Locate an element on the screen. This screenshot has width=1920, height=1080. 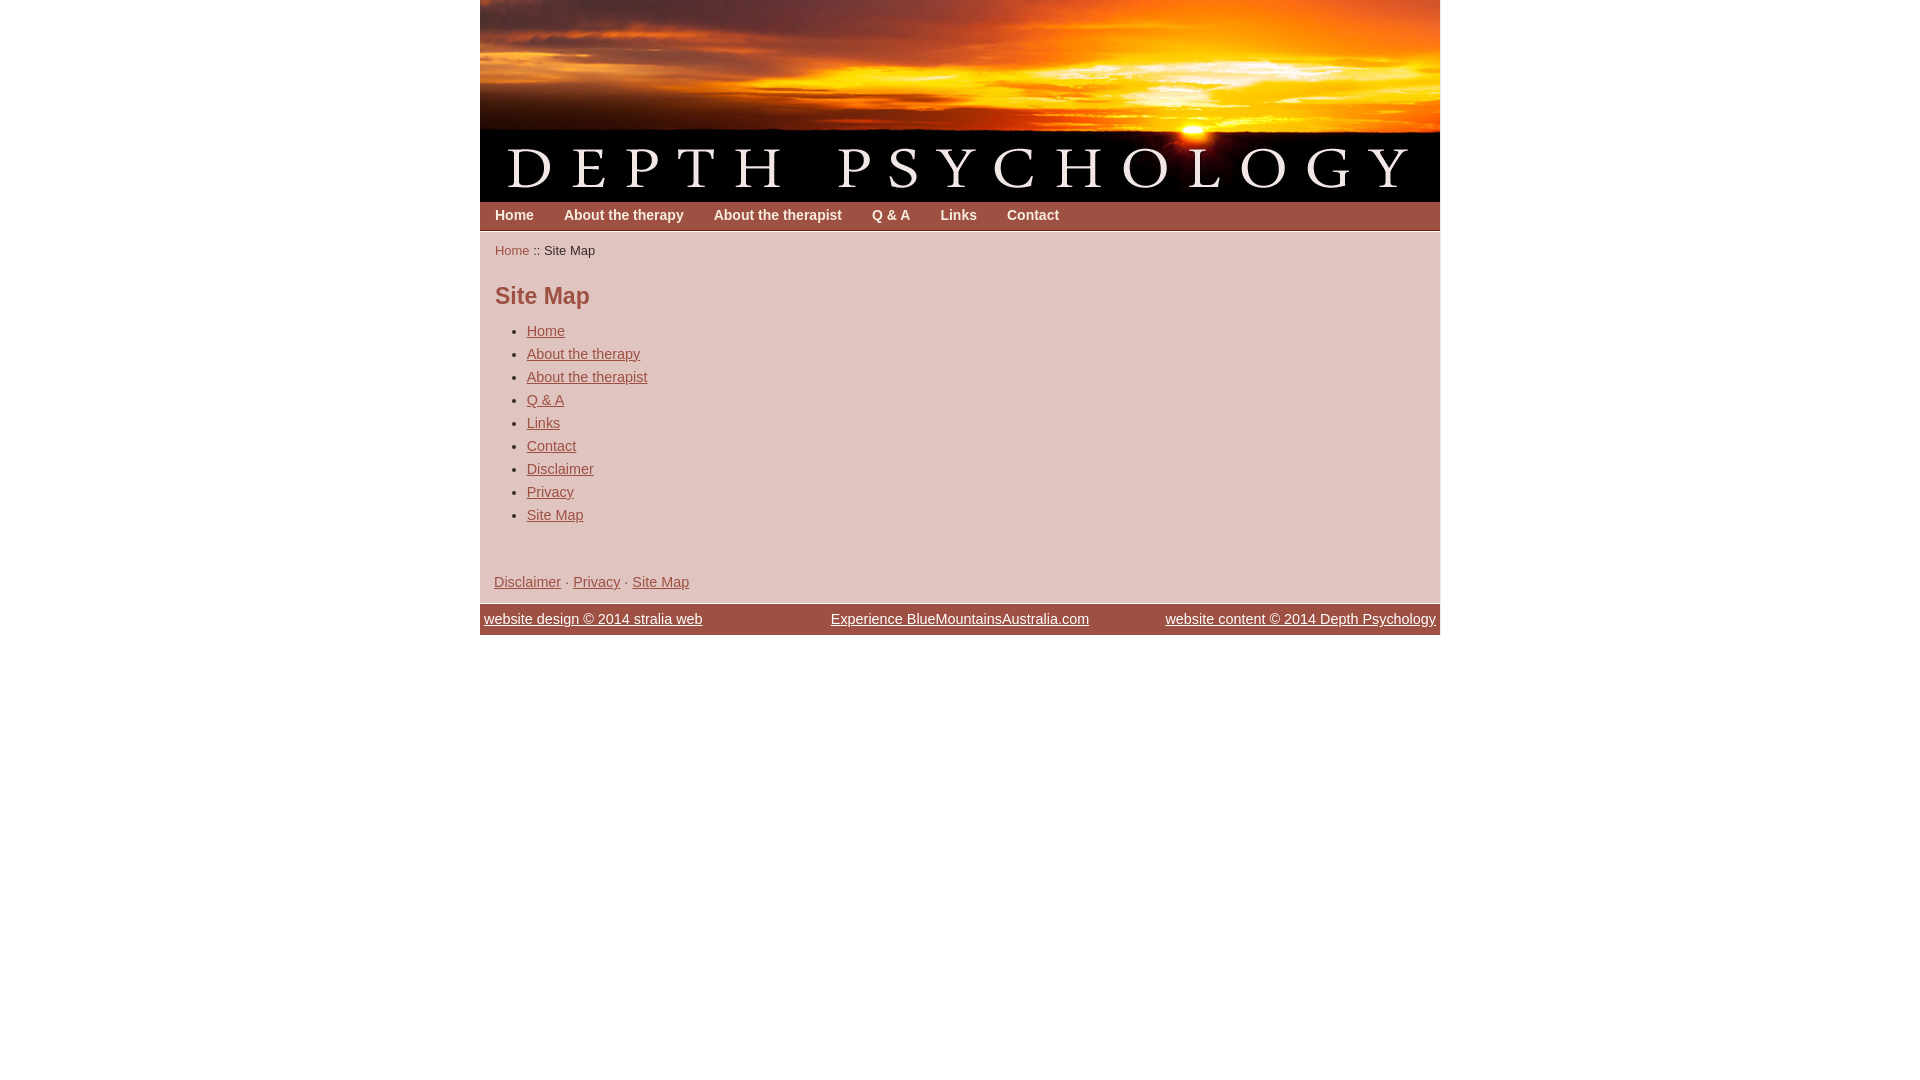
'About the therapy' is located at coordinates (623, 215).